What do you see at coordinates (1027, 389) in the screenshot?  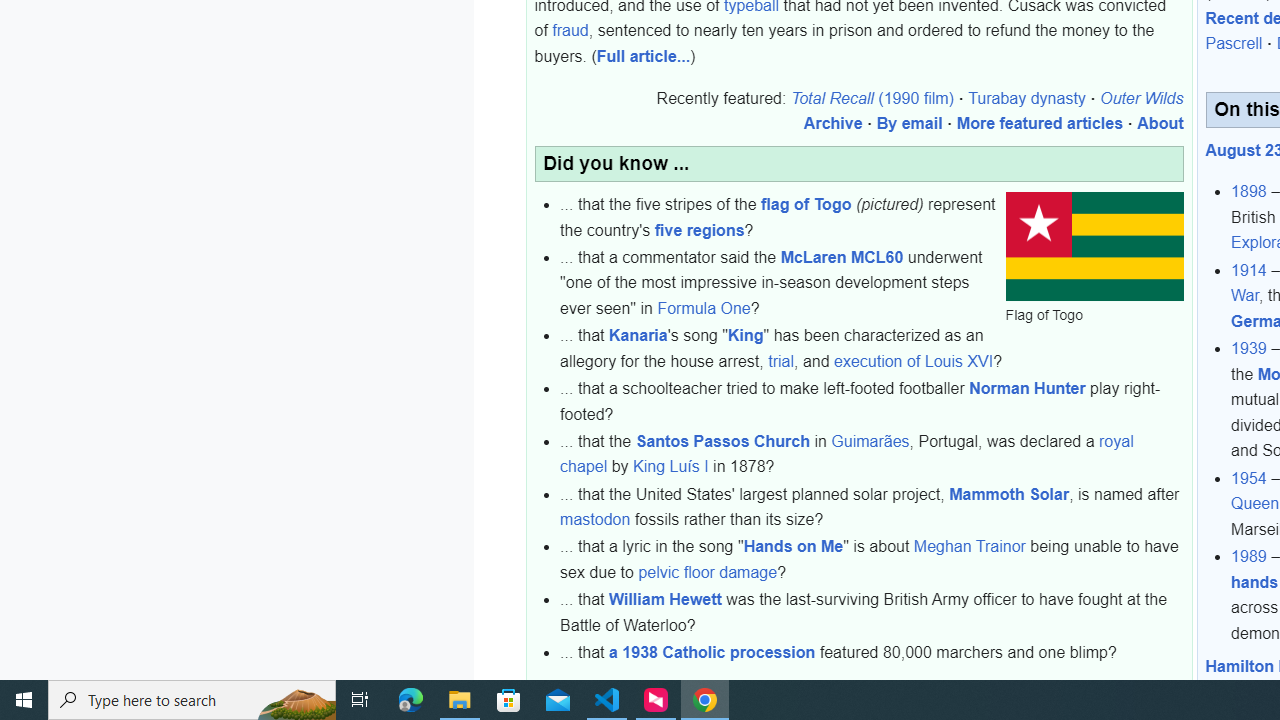 I see `'Norman Hunter'` at bounding box center [1027, 389].